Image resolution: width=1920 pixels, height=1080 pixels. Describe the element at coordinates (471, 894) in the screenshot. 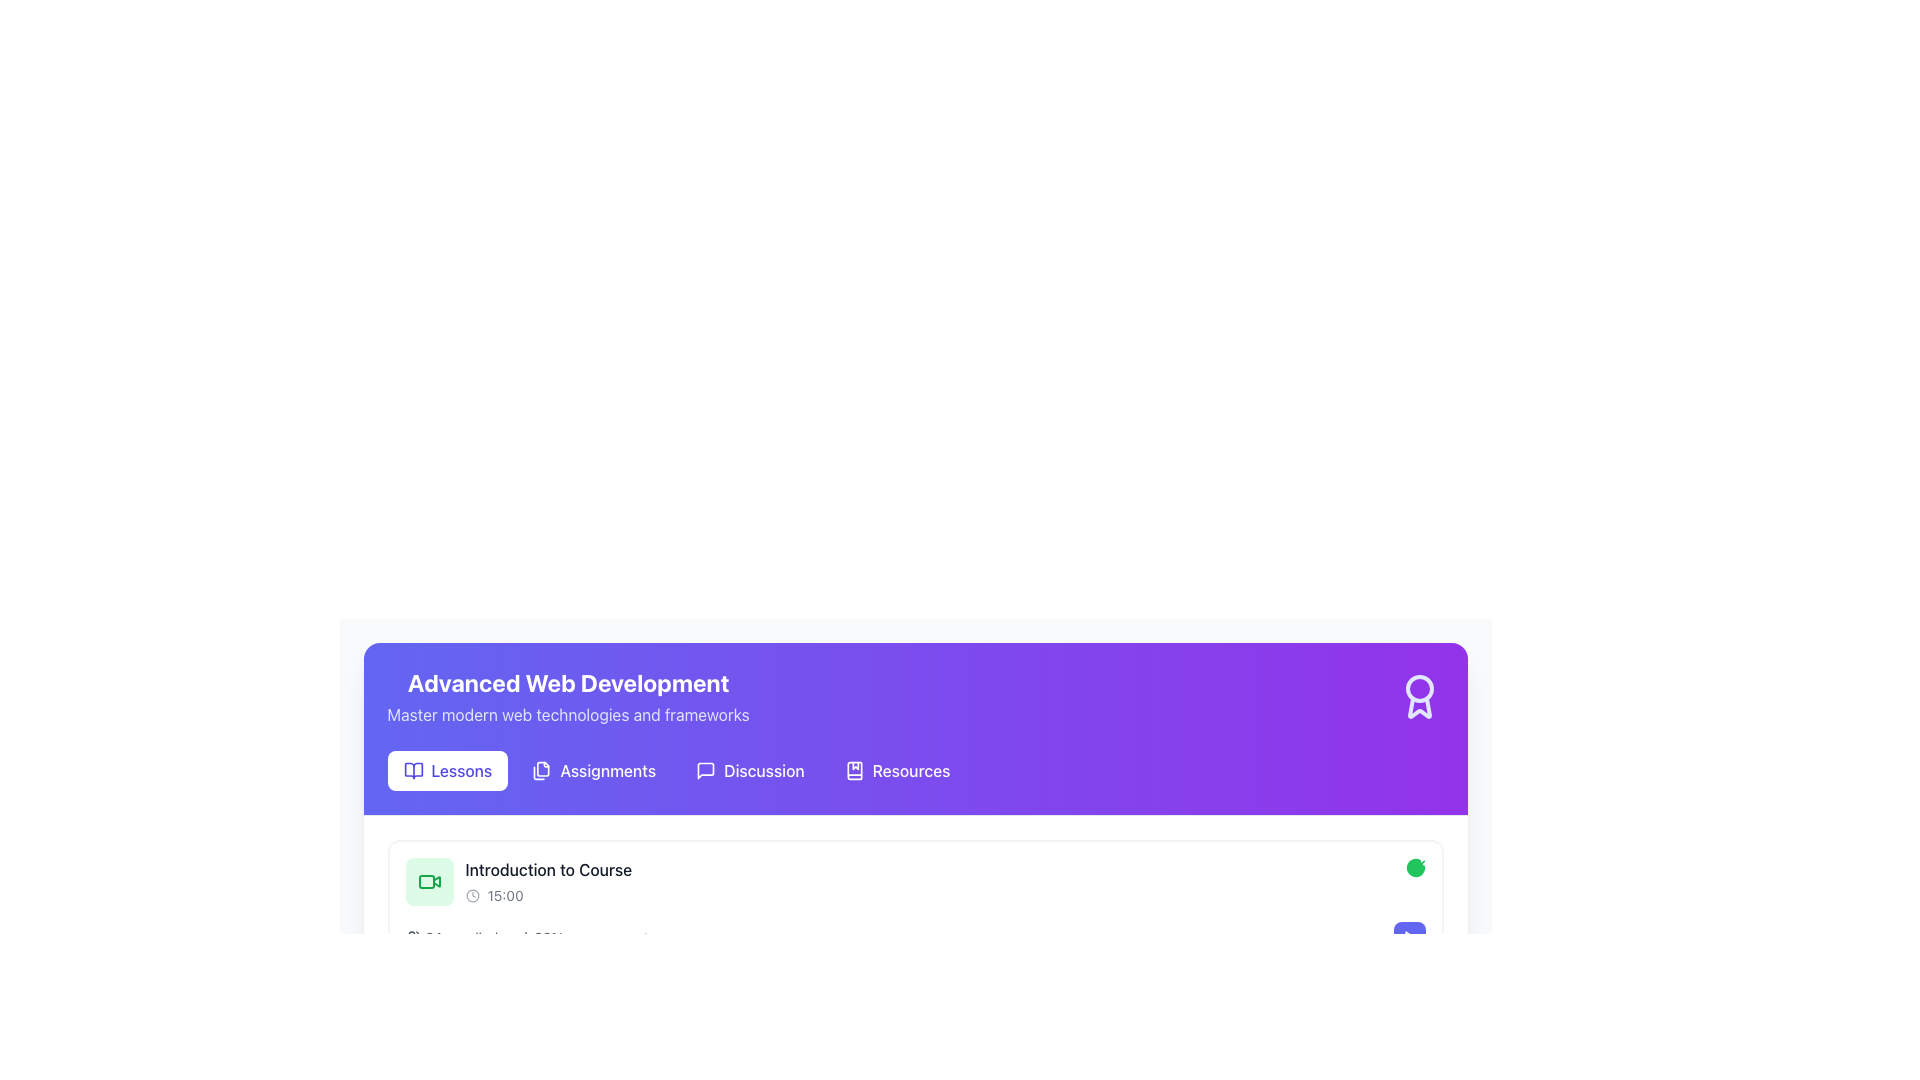

I see `the visual representation of the clock icon with a circular border and gray color, located to the left of the text '15:00' in the course details section` at that location.